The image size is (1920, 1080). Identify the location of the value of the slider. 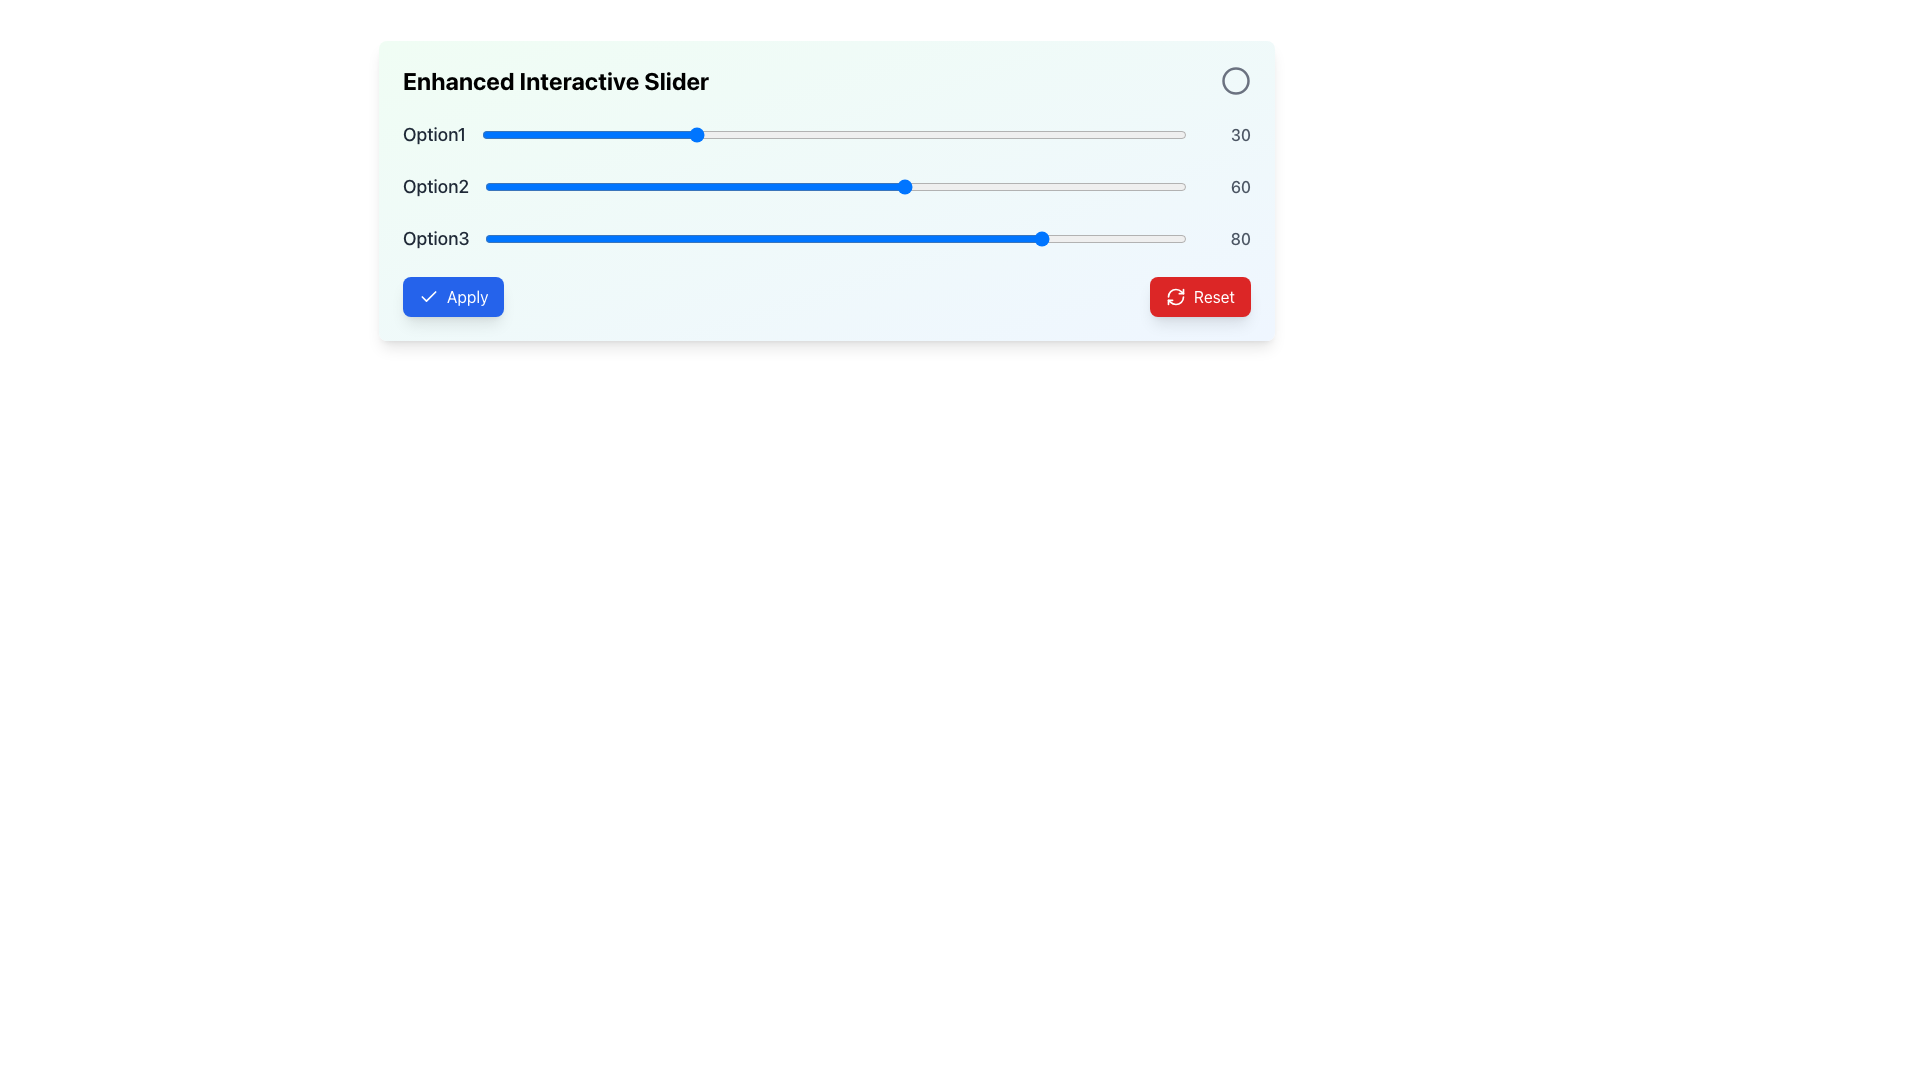
(636, 135).